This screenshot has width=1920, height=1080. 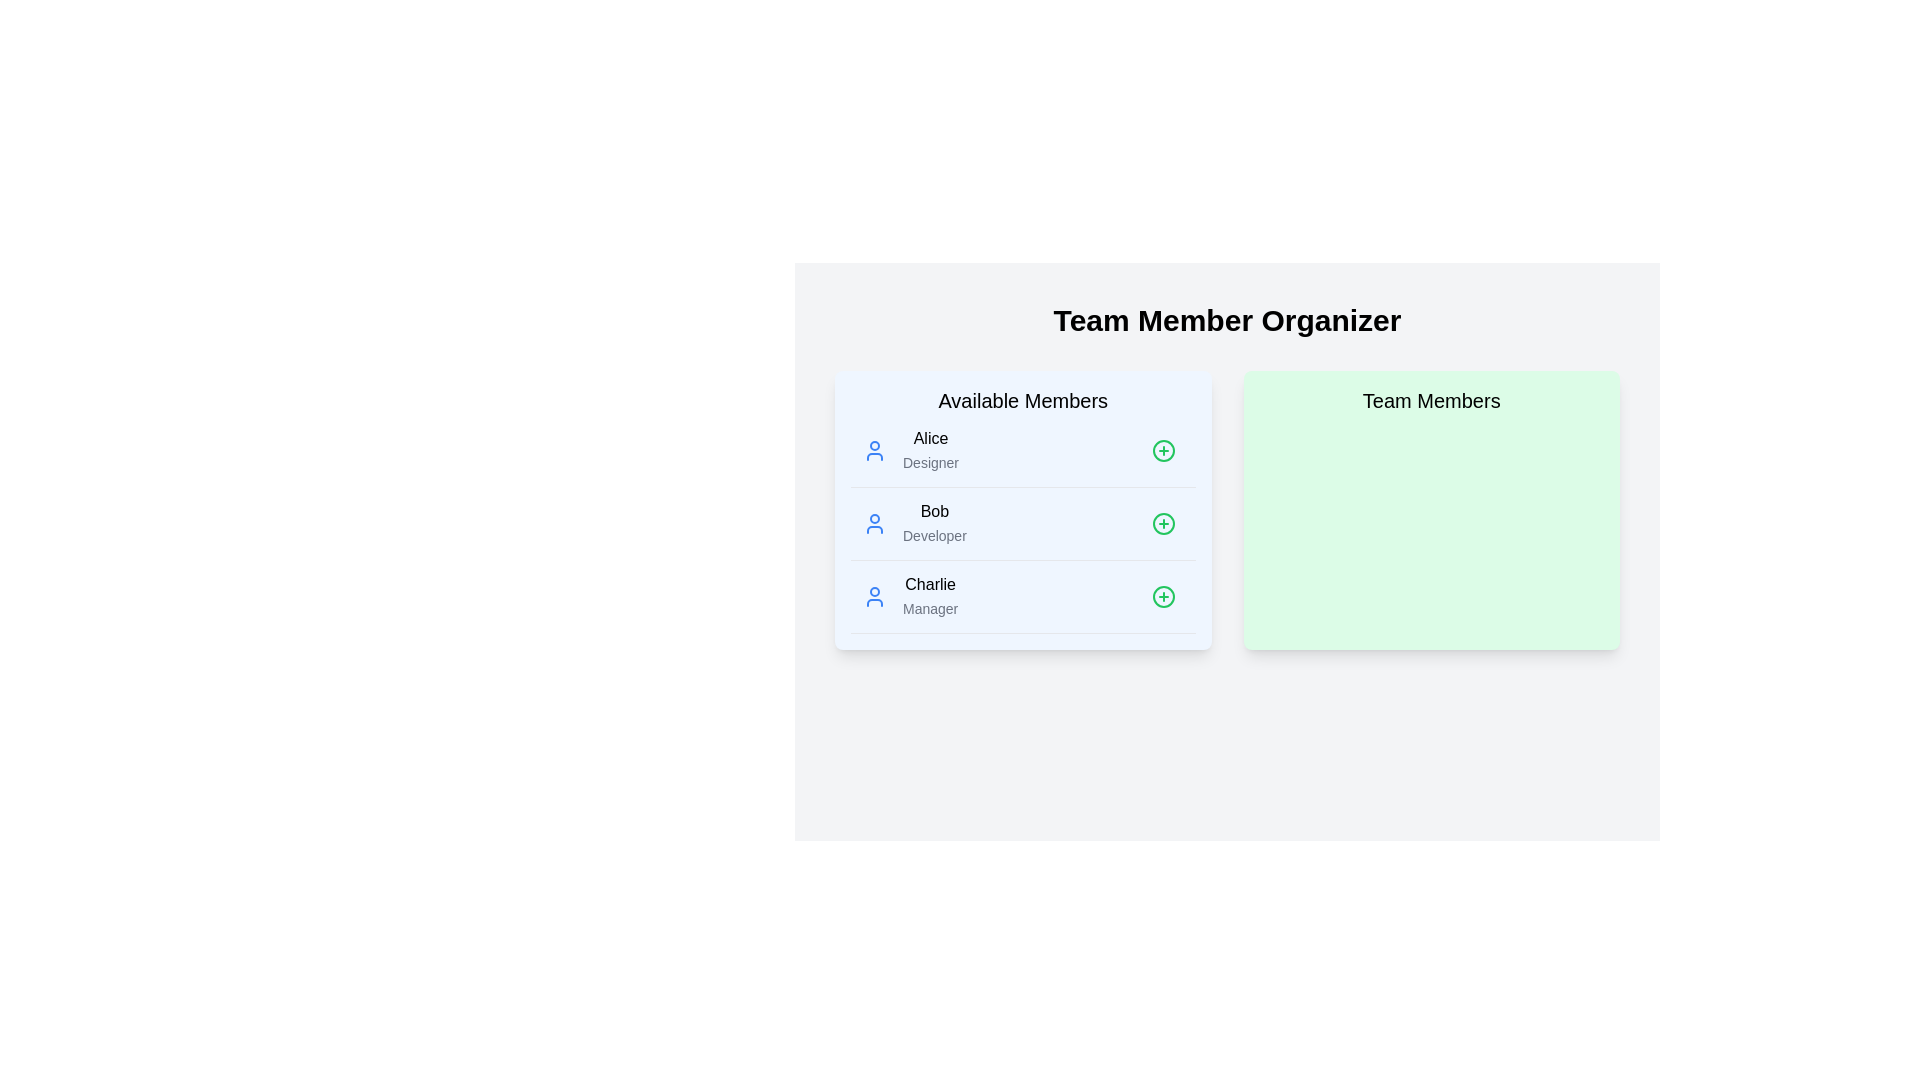 What do you see at coordinates (874, 596) in the screenshot?
I see `the visual identifier icon for the user named 'Charlie', which is located in the third row from the top, directly to the left of the textual information 'Charlie' and 'Manager'` at bounding box center [874, 596].